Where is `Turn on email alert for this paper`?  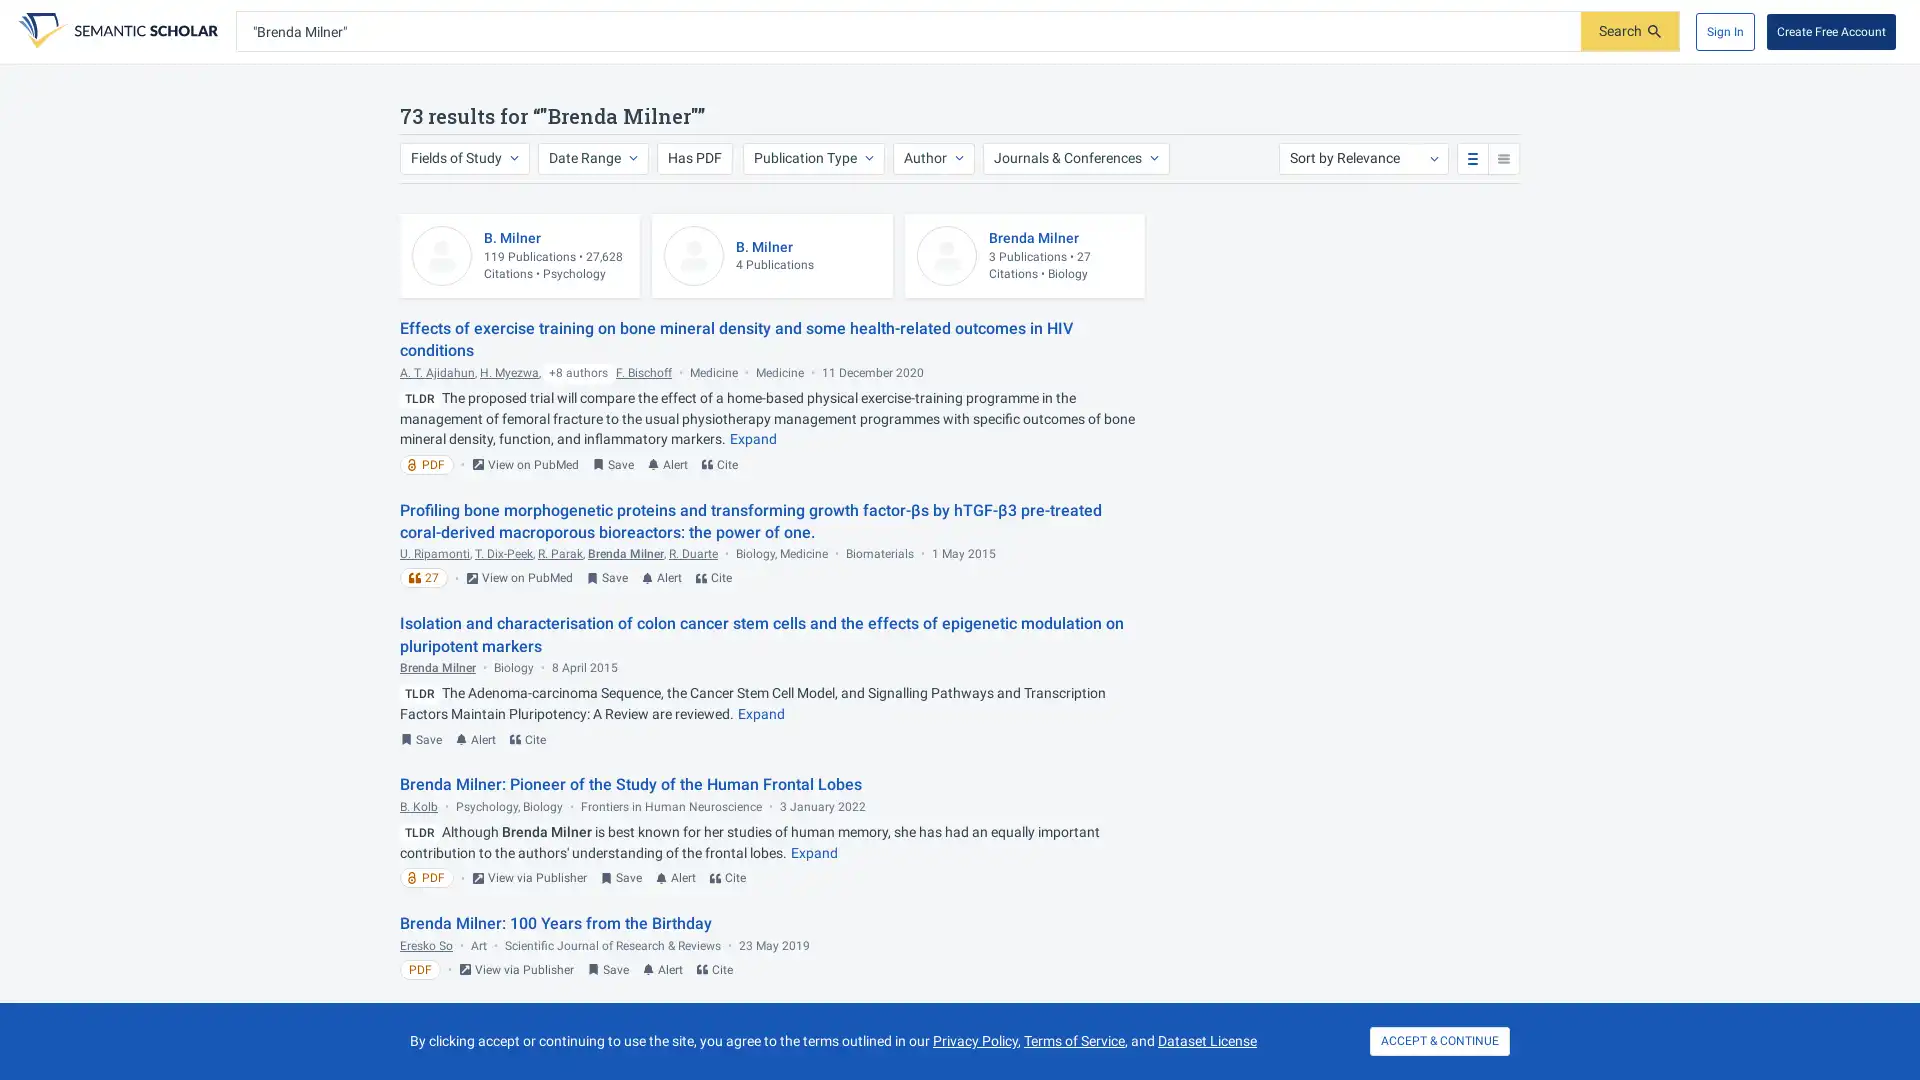
Turn on email alert for this paper is located at coordinates (662, 578).